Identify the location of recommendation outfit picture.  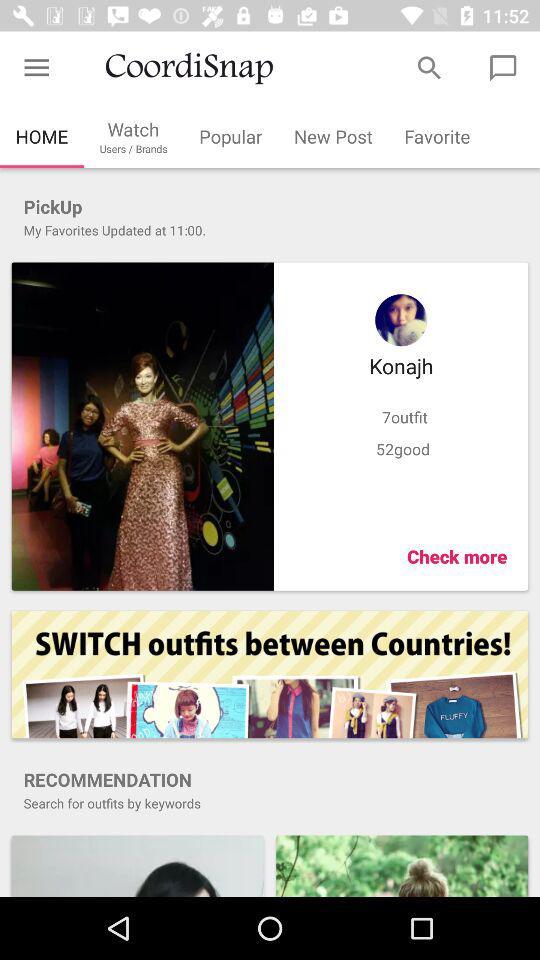
(402, 864).